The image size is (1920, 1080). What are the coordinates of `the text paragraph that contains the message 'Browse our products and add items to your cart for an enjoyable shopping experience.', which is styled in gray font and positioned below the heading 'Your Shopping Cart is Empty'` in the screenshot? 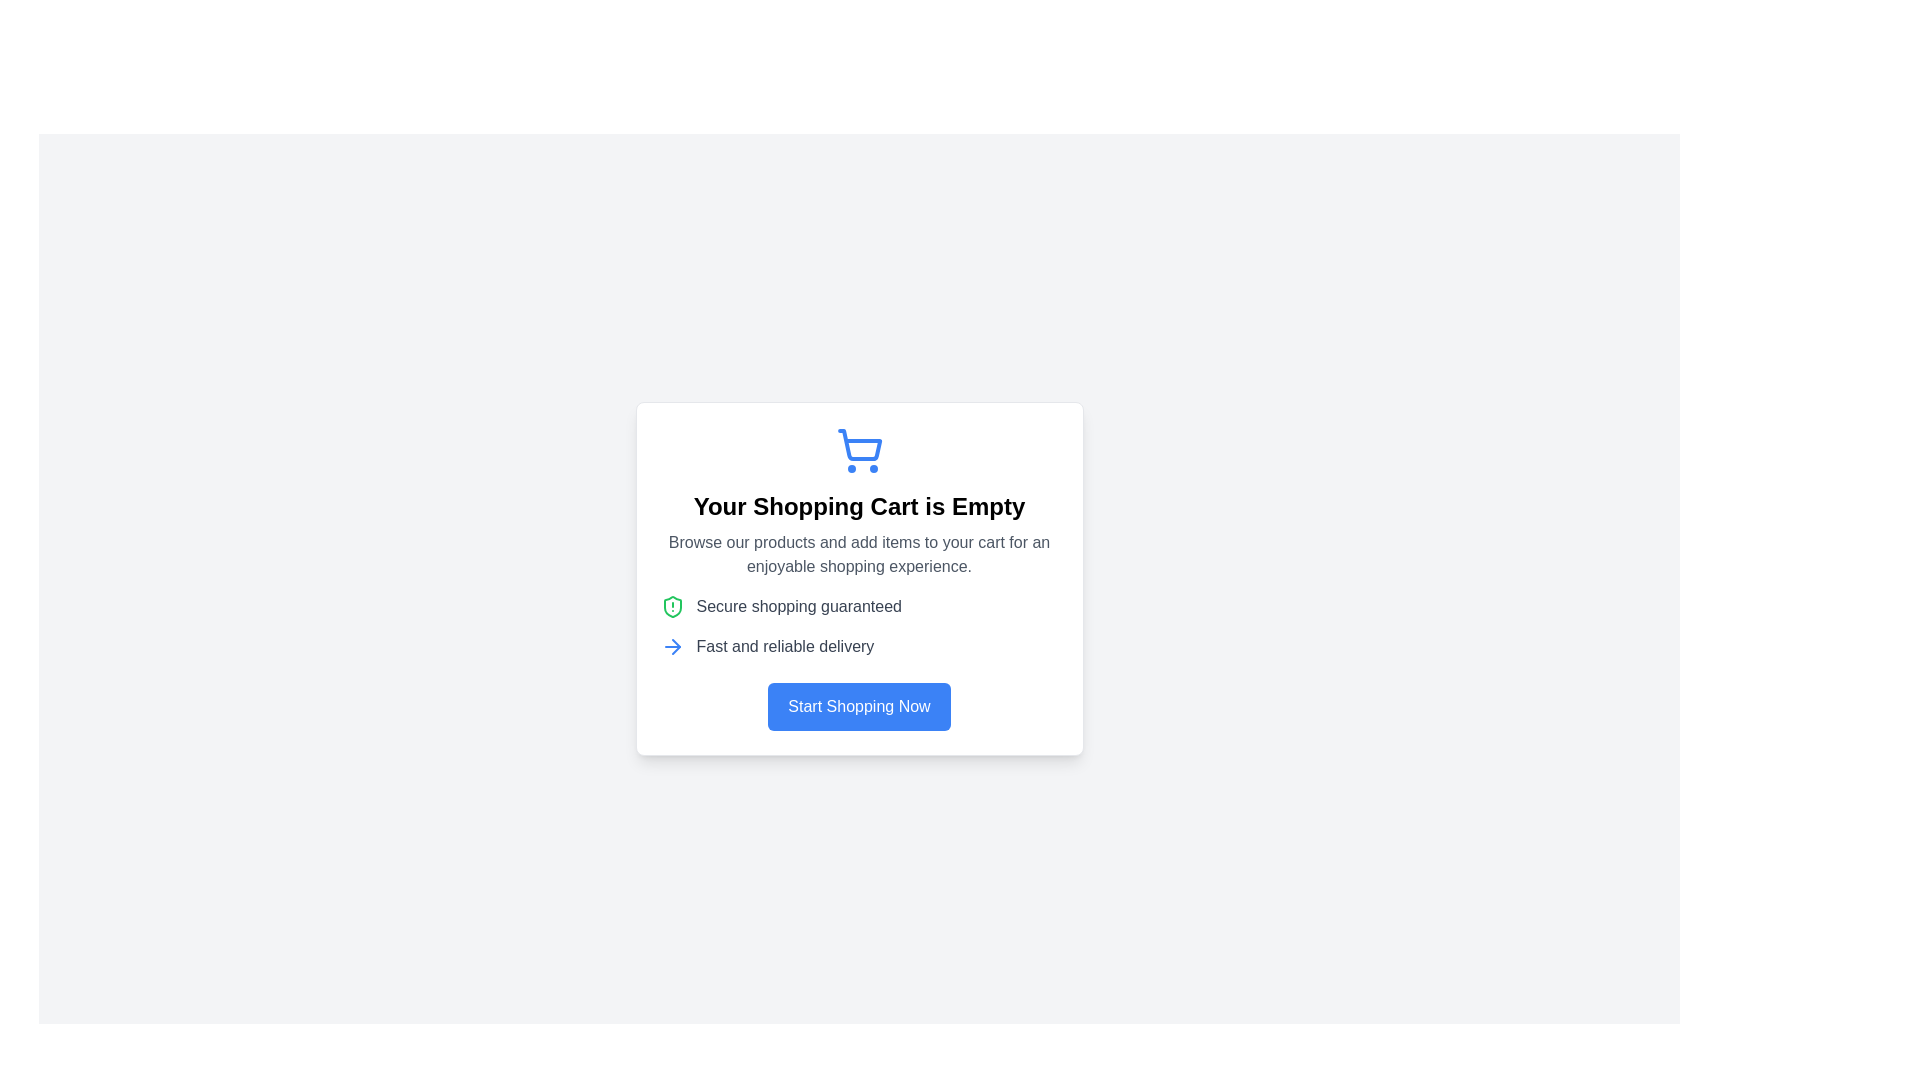 It's located at (859, 555).